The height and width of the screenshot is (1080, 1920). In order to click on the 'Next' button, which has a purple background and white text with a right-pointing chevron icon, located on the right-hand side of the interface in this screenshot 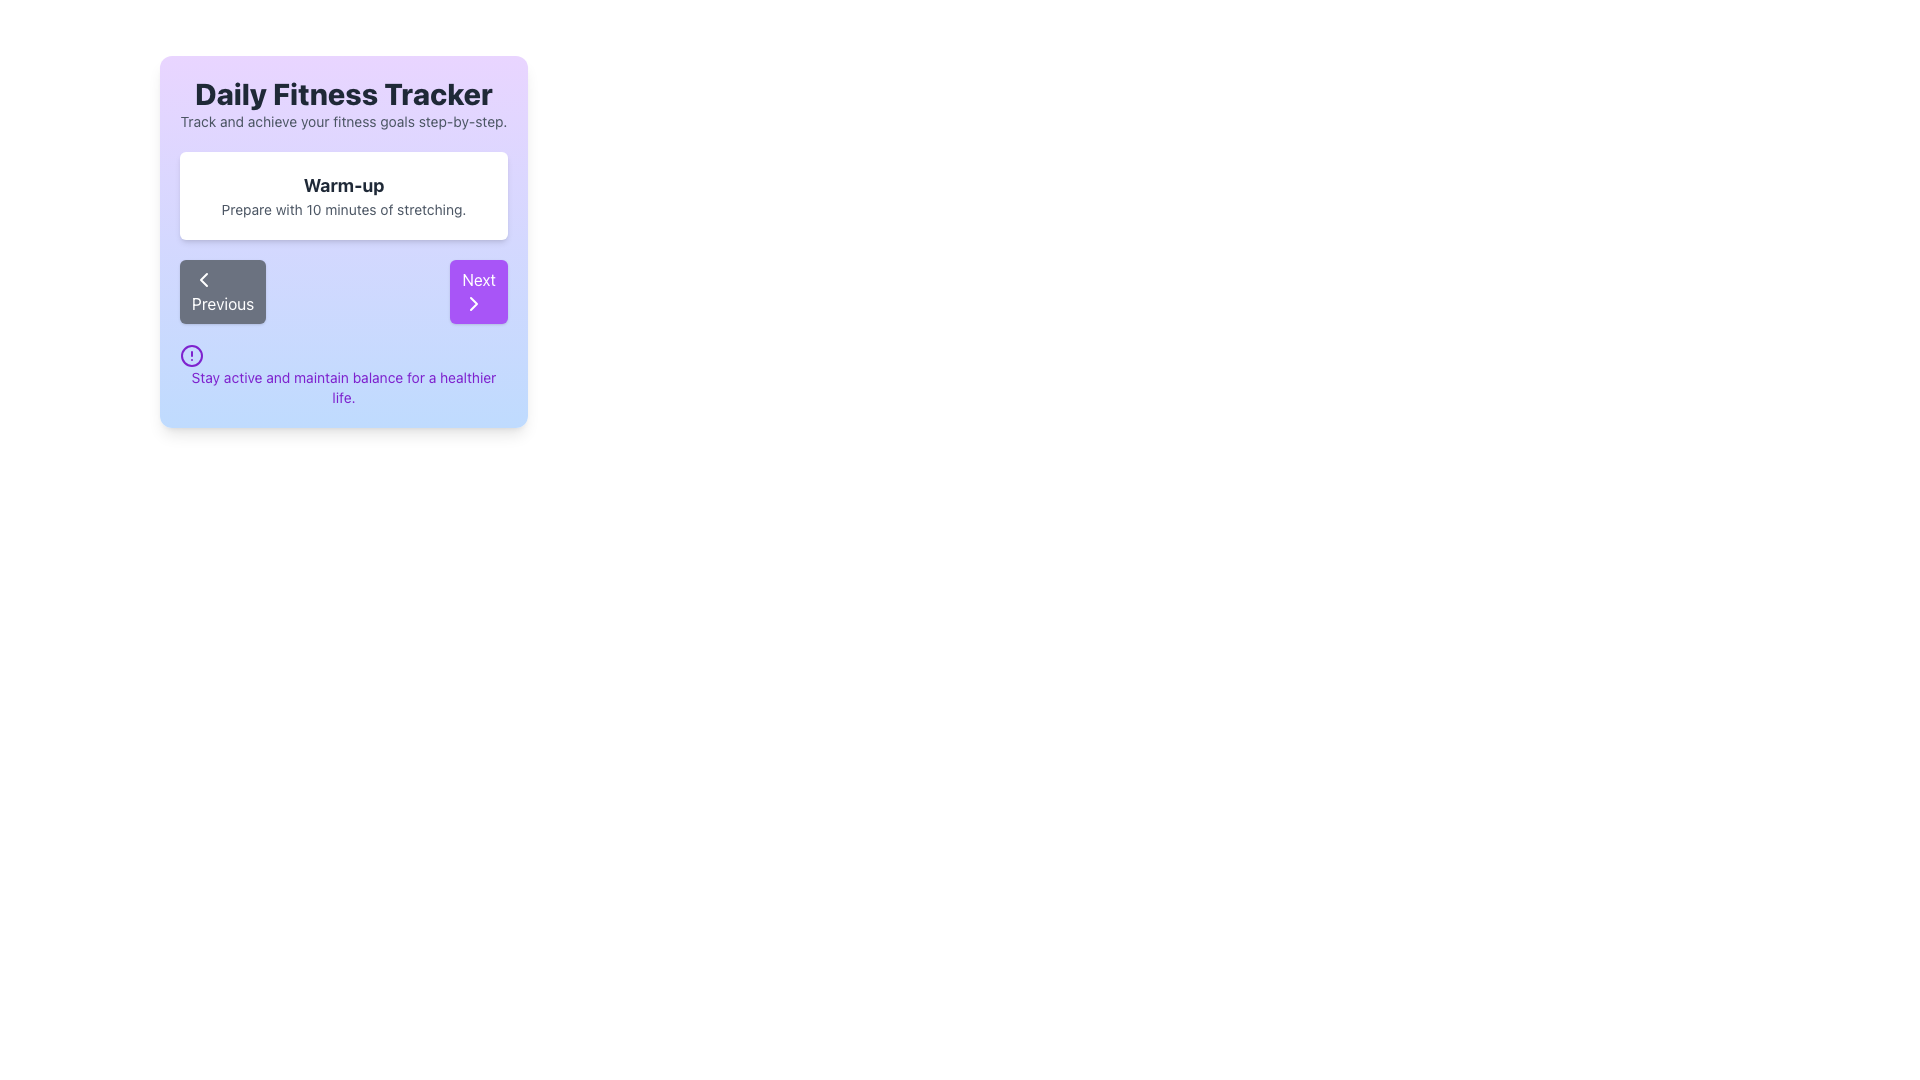, I will do `click(478, 292)`.